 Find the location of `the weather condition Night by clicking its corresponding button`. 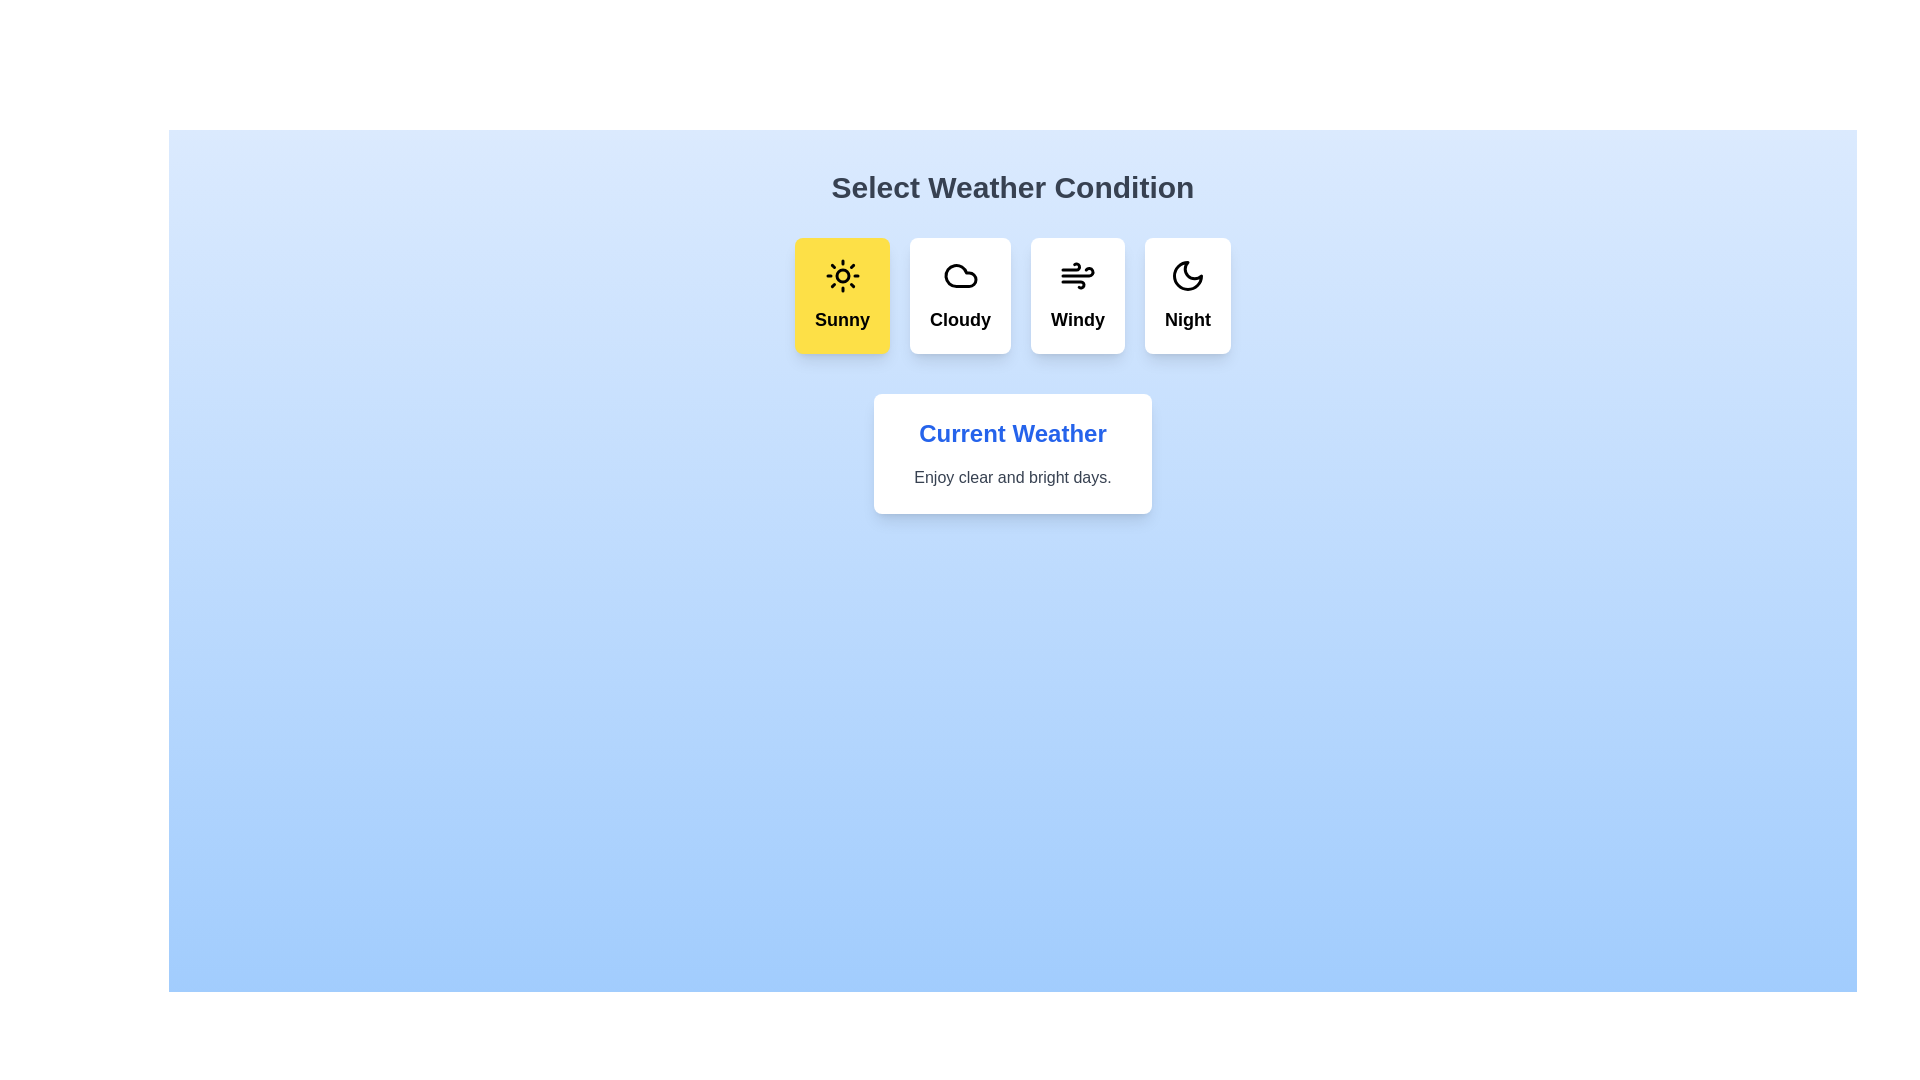

the weather condition Night by clicking its corresponding button is located at coordinates (1187, 296).